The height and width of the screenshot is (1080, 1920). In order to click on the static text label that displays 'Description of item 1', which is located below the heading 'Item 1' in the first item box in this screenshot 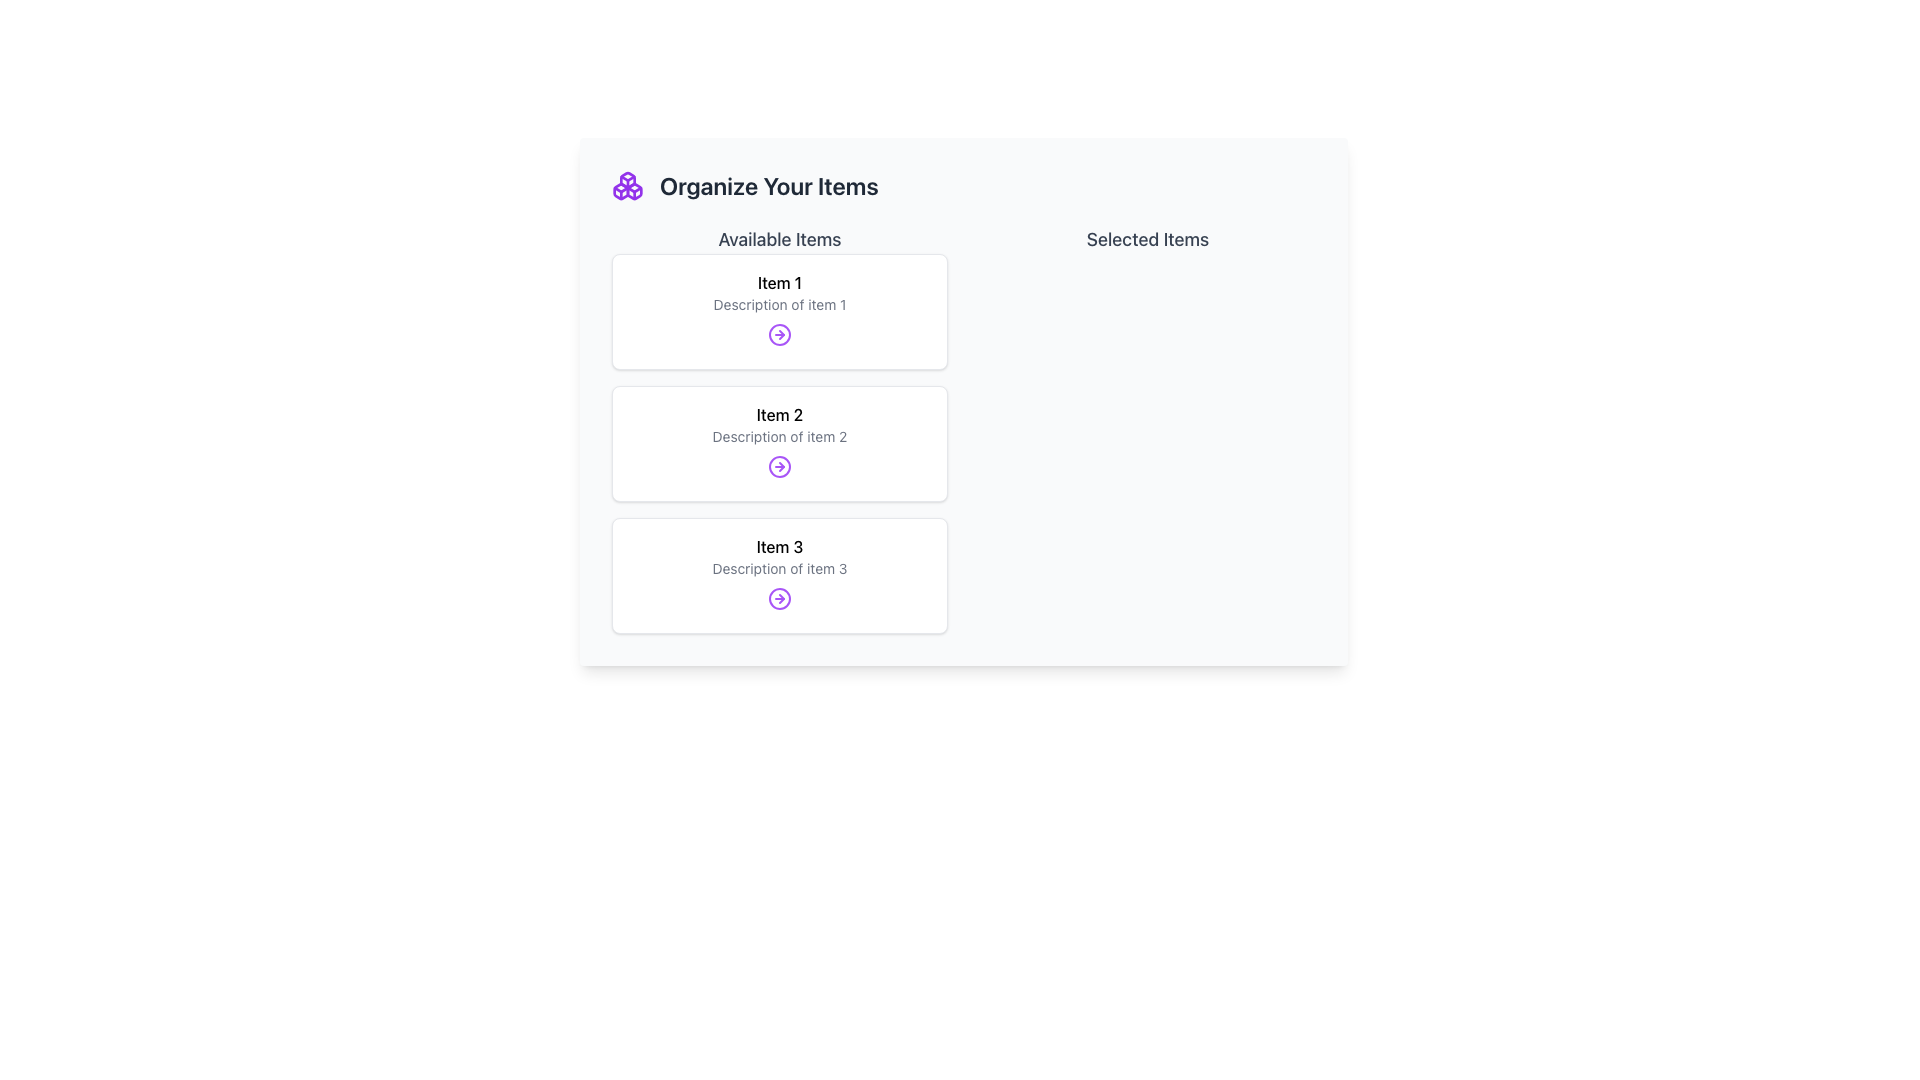, I will do `click(778, 304)`.